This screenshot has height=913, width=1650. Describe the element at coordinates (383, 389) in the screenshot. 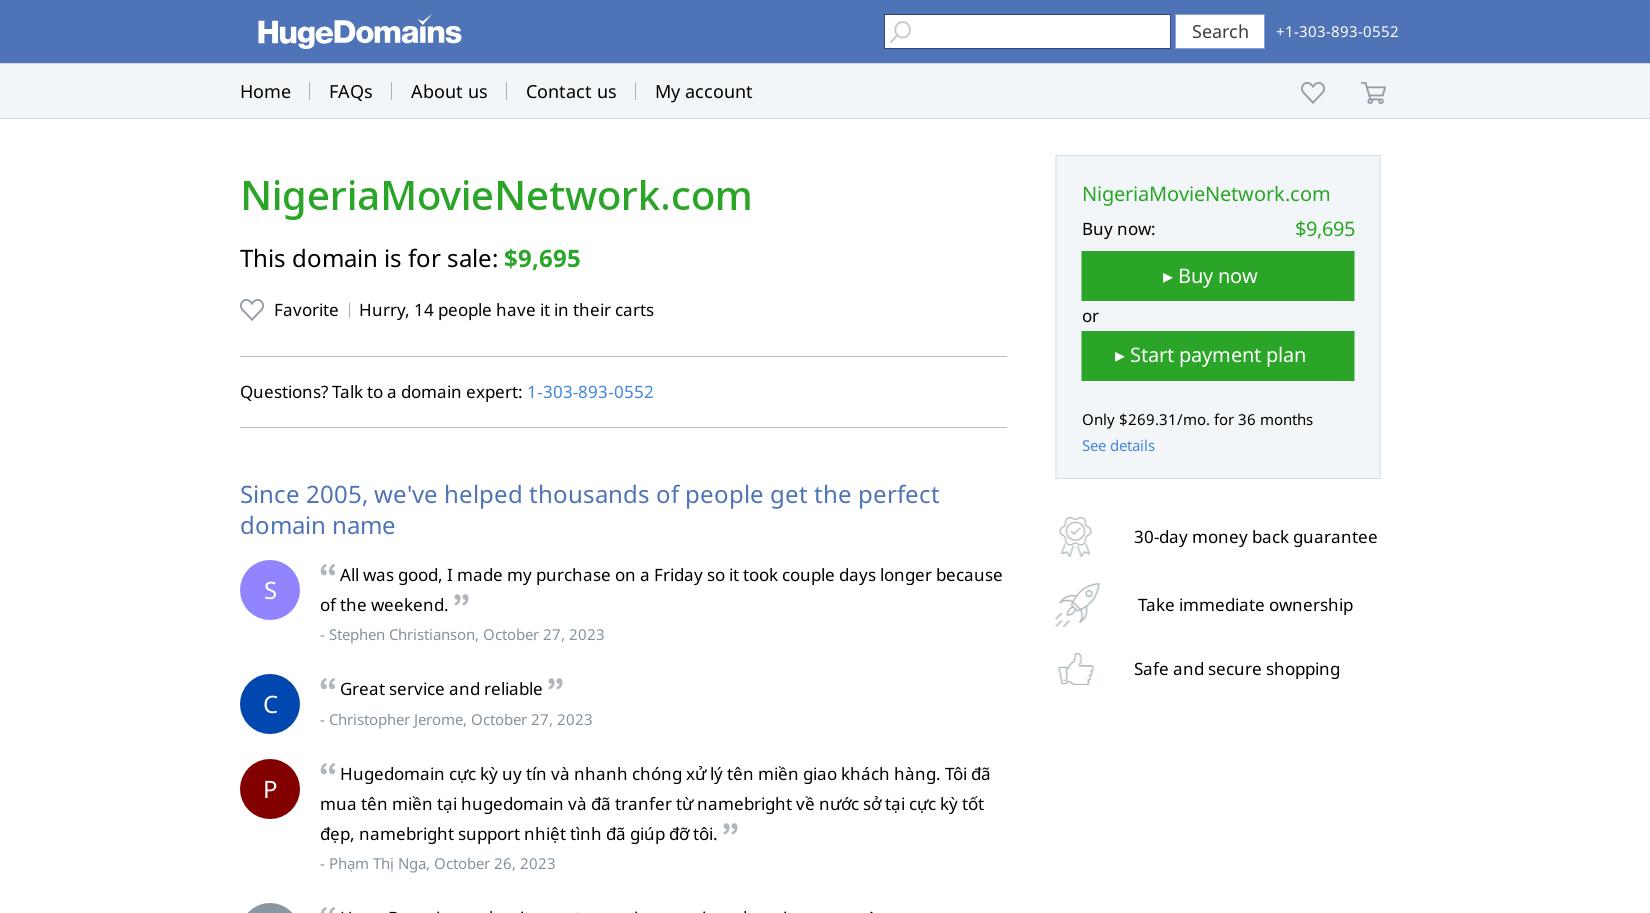

I see `'Questions? Talk to a domain expert:'` at that location.